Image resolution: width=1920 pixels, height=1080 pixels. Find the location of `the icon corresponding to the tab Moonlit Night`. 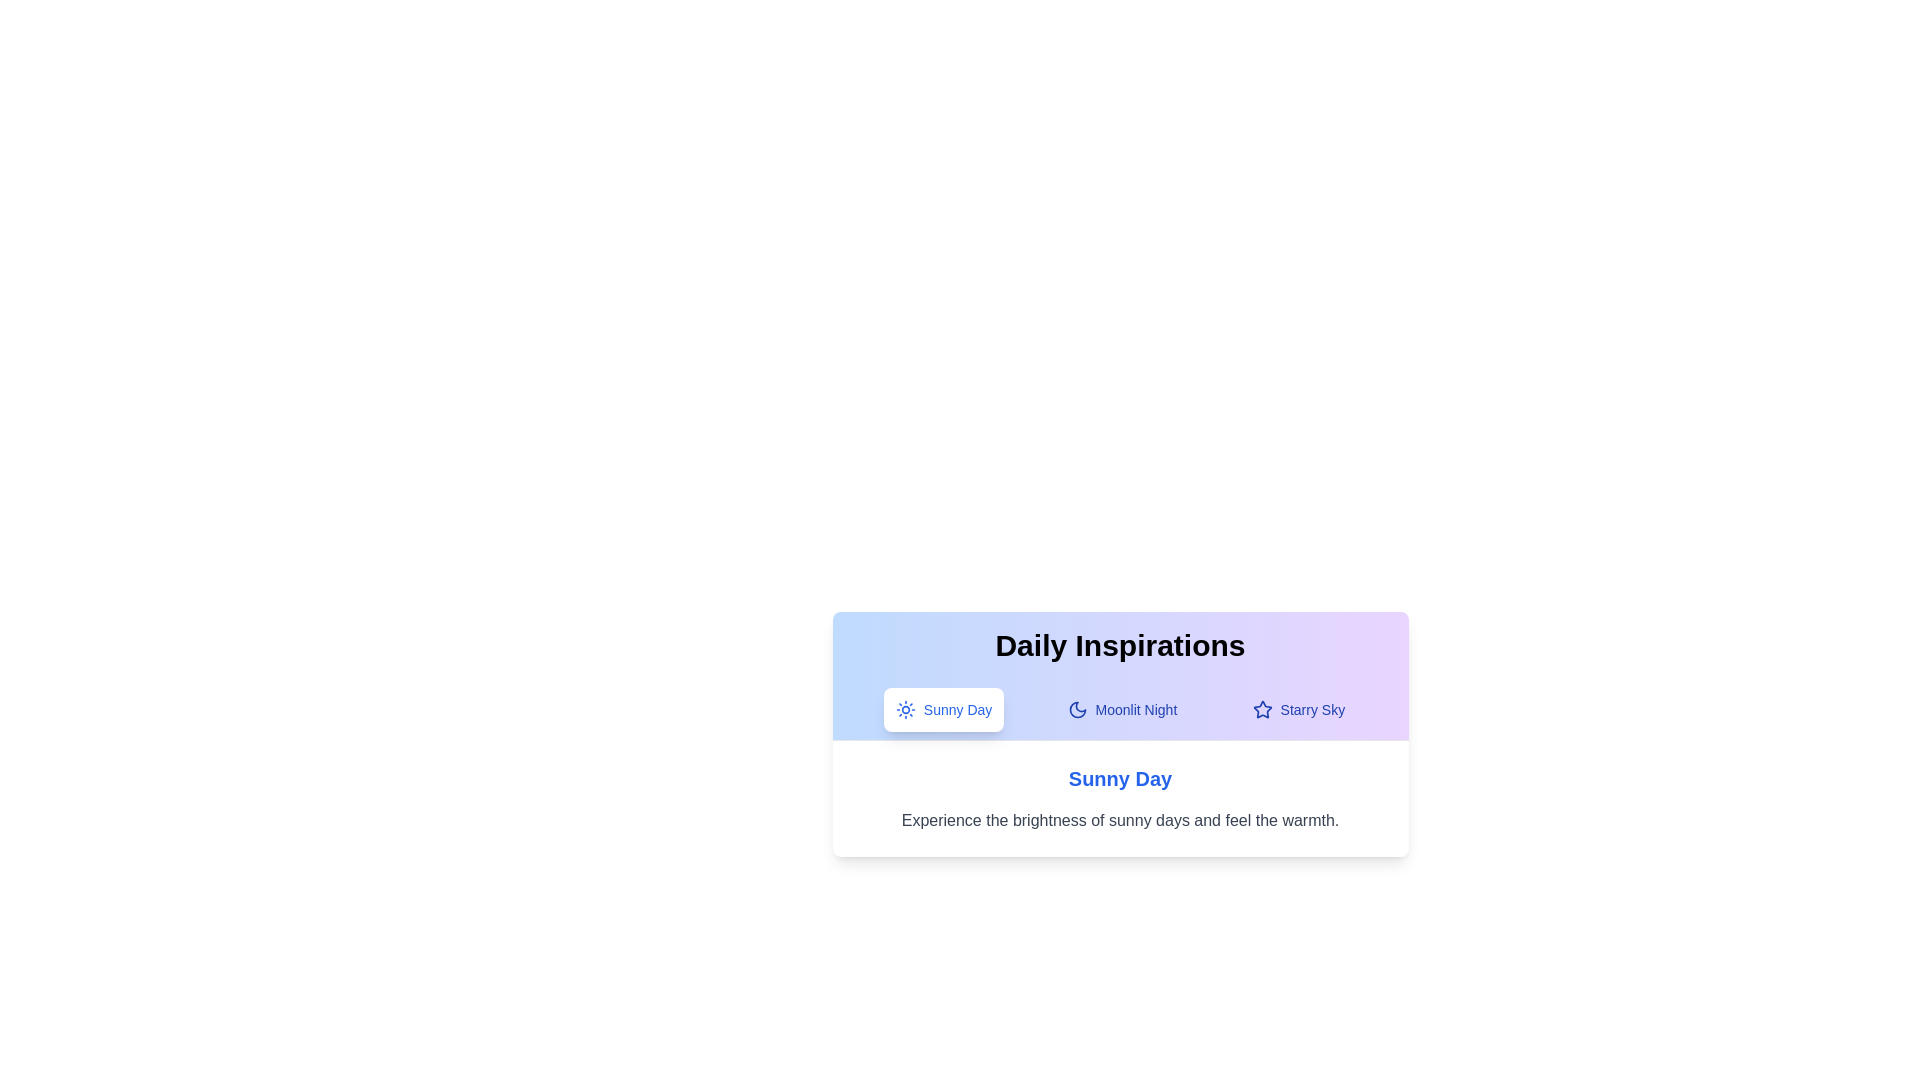

the icon corresponding to the tab Moonlit Night is located at coordinates (1075, 708).